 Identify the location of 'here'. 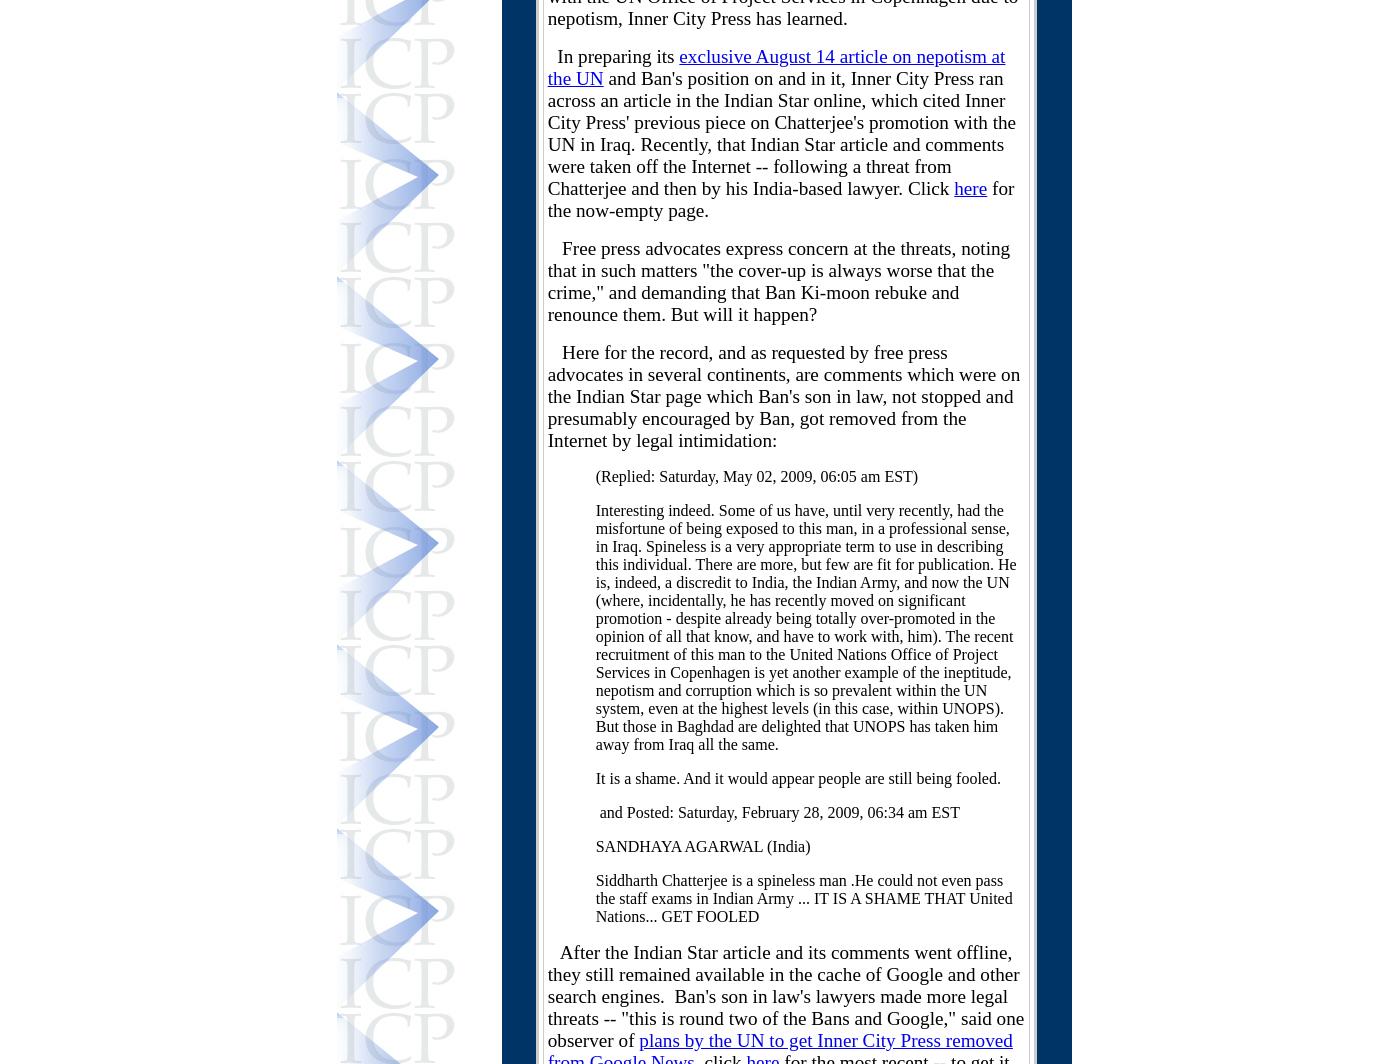
(970, 188).